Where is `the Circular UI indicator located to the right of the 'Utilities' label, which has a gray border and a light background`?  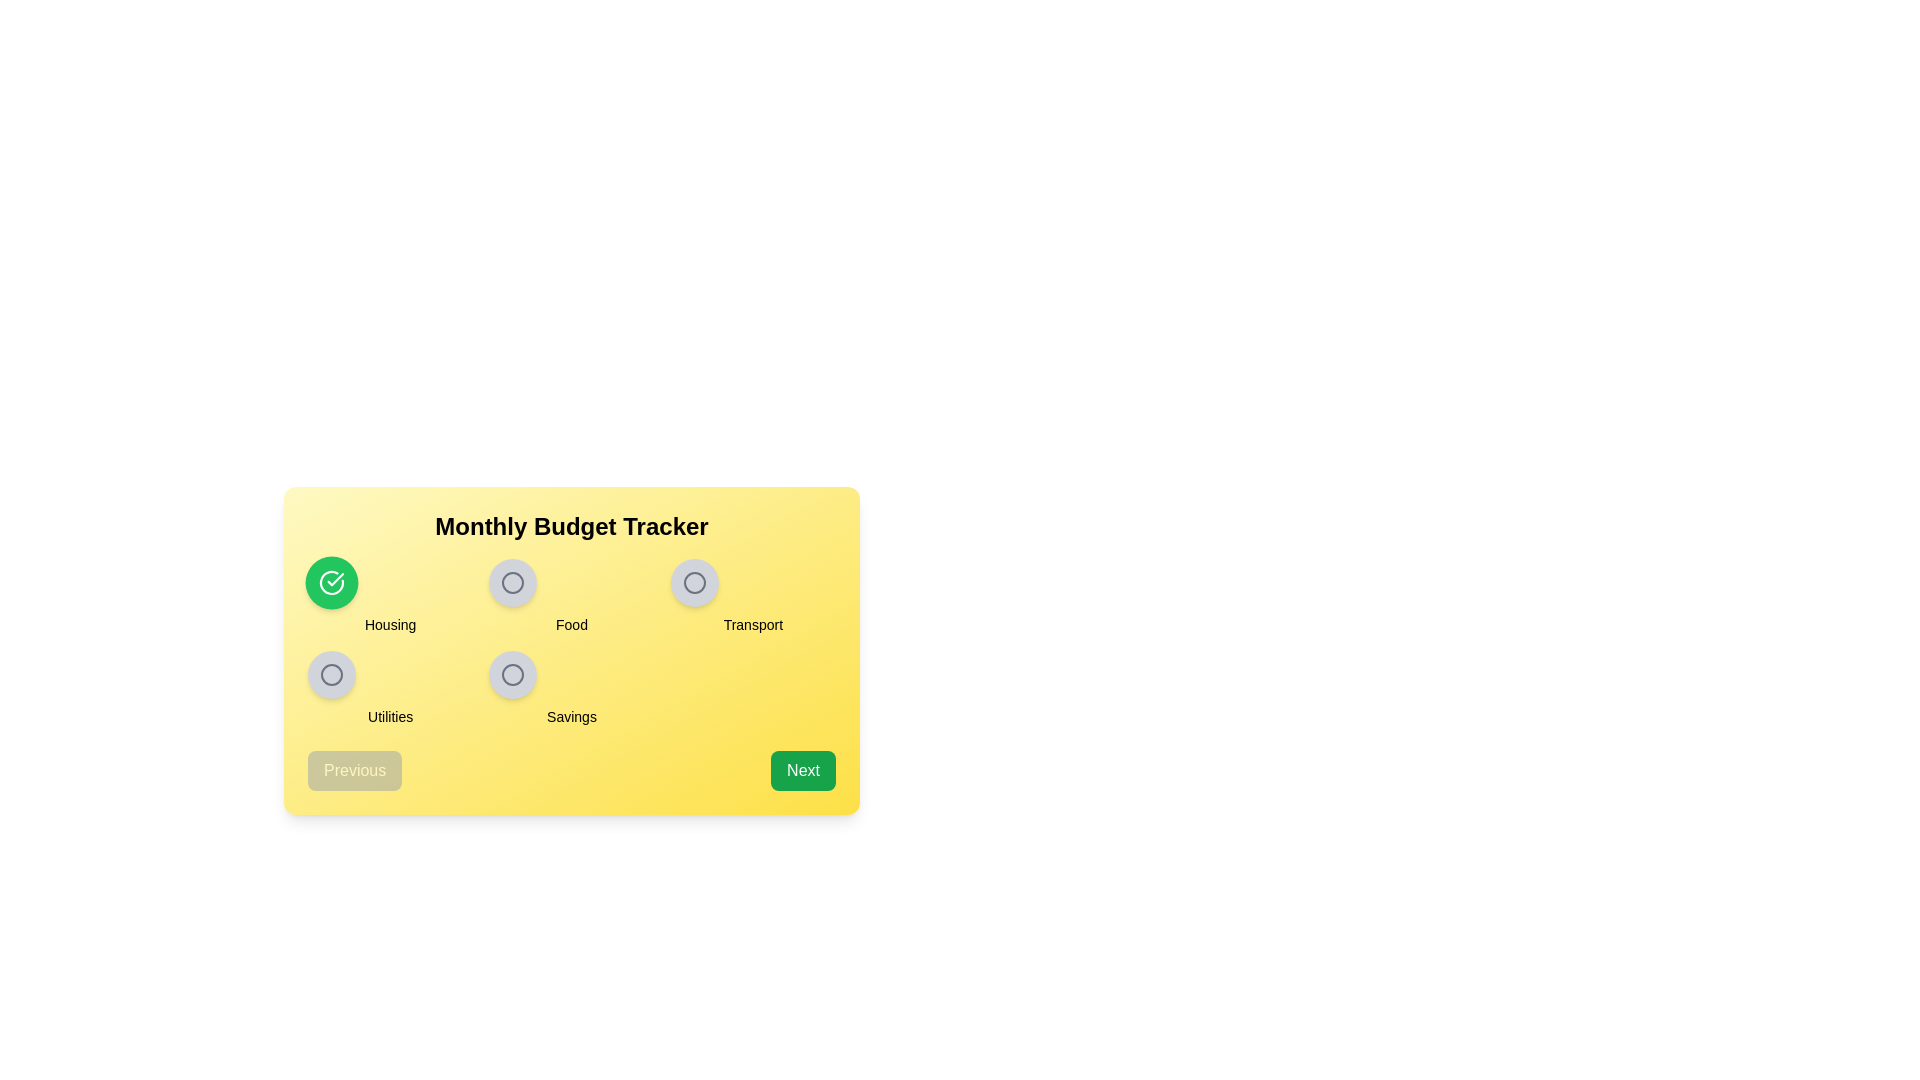
the Circular UI indicator located to the right of the 'Utilities' label, which has a gray border and a light background is located at coordinates (331, 675).